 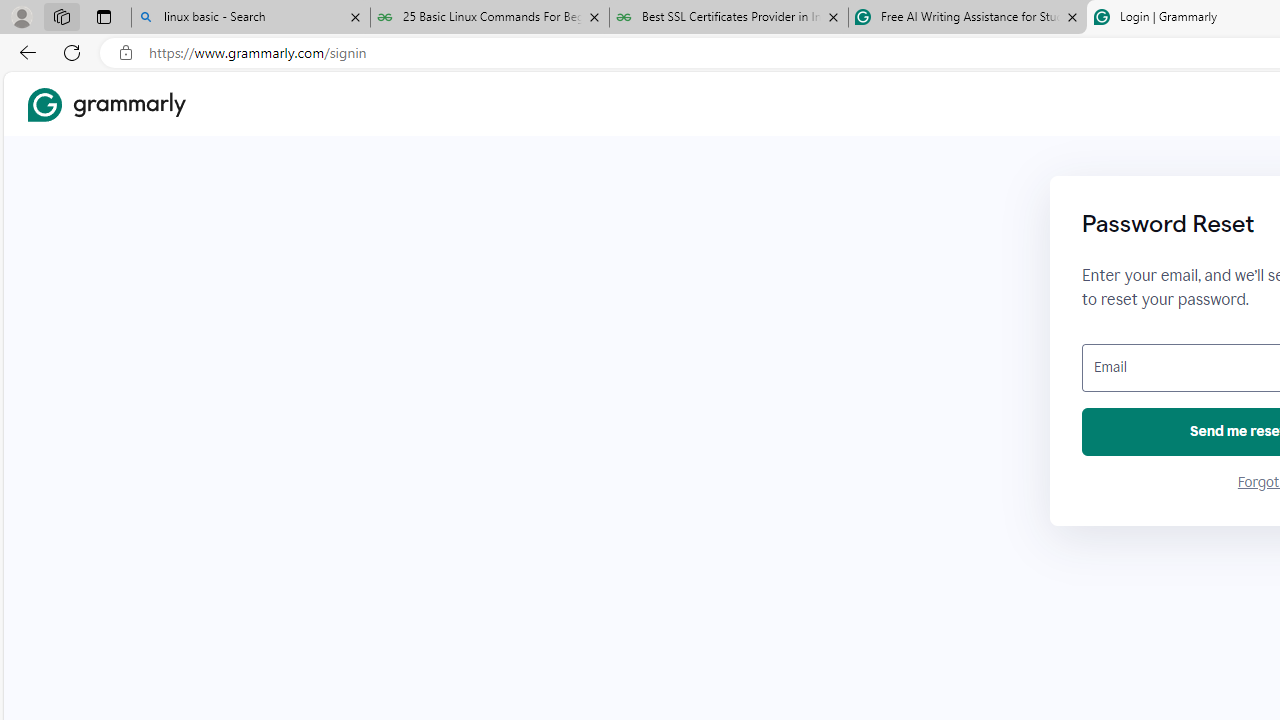 I want to click on 'linux basic - Search', so click(x=249, y=17).